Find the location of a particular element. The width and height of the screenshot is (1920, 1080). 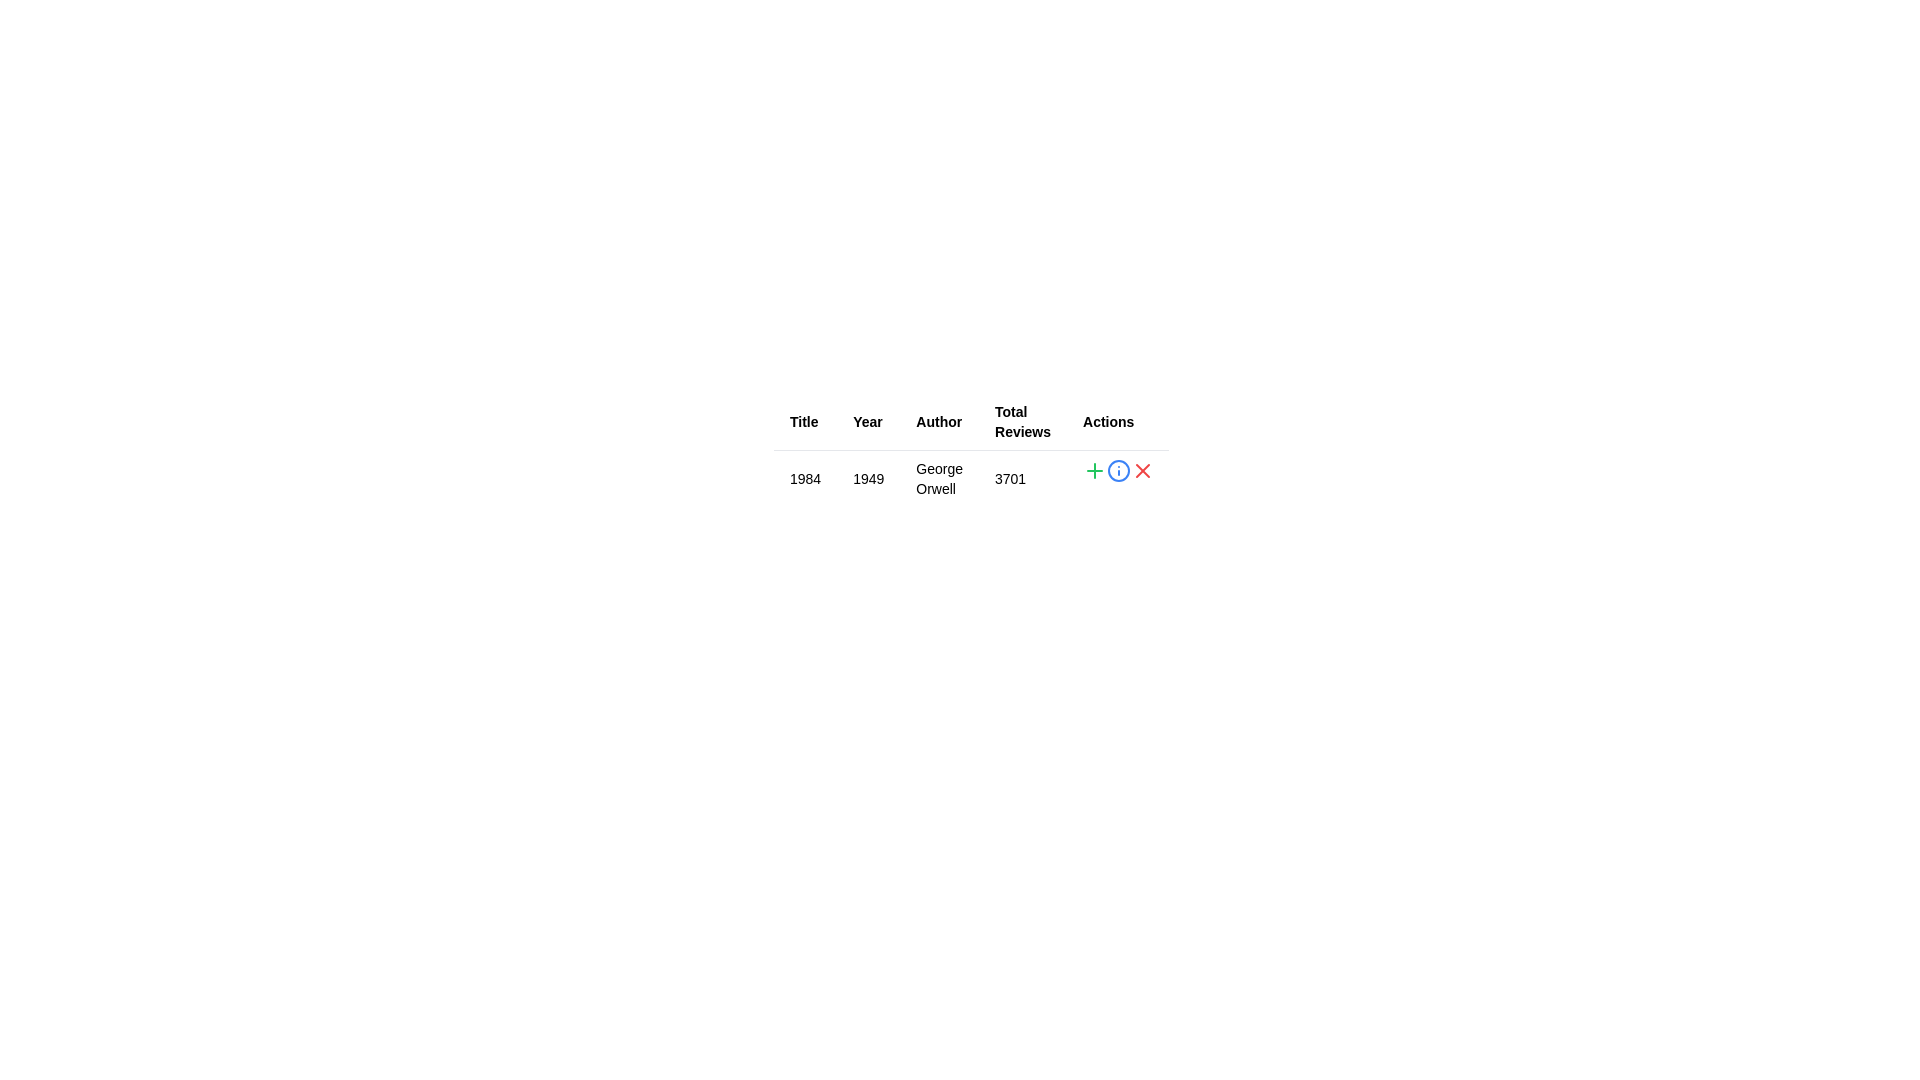

the static label displaying the year associated with the book listed in the same row for reading is located at coordinates (868, 478).